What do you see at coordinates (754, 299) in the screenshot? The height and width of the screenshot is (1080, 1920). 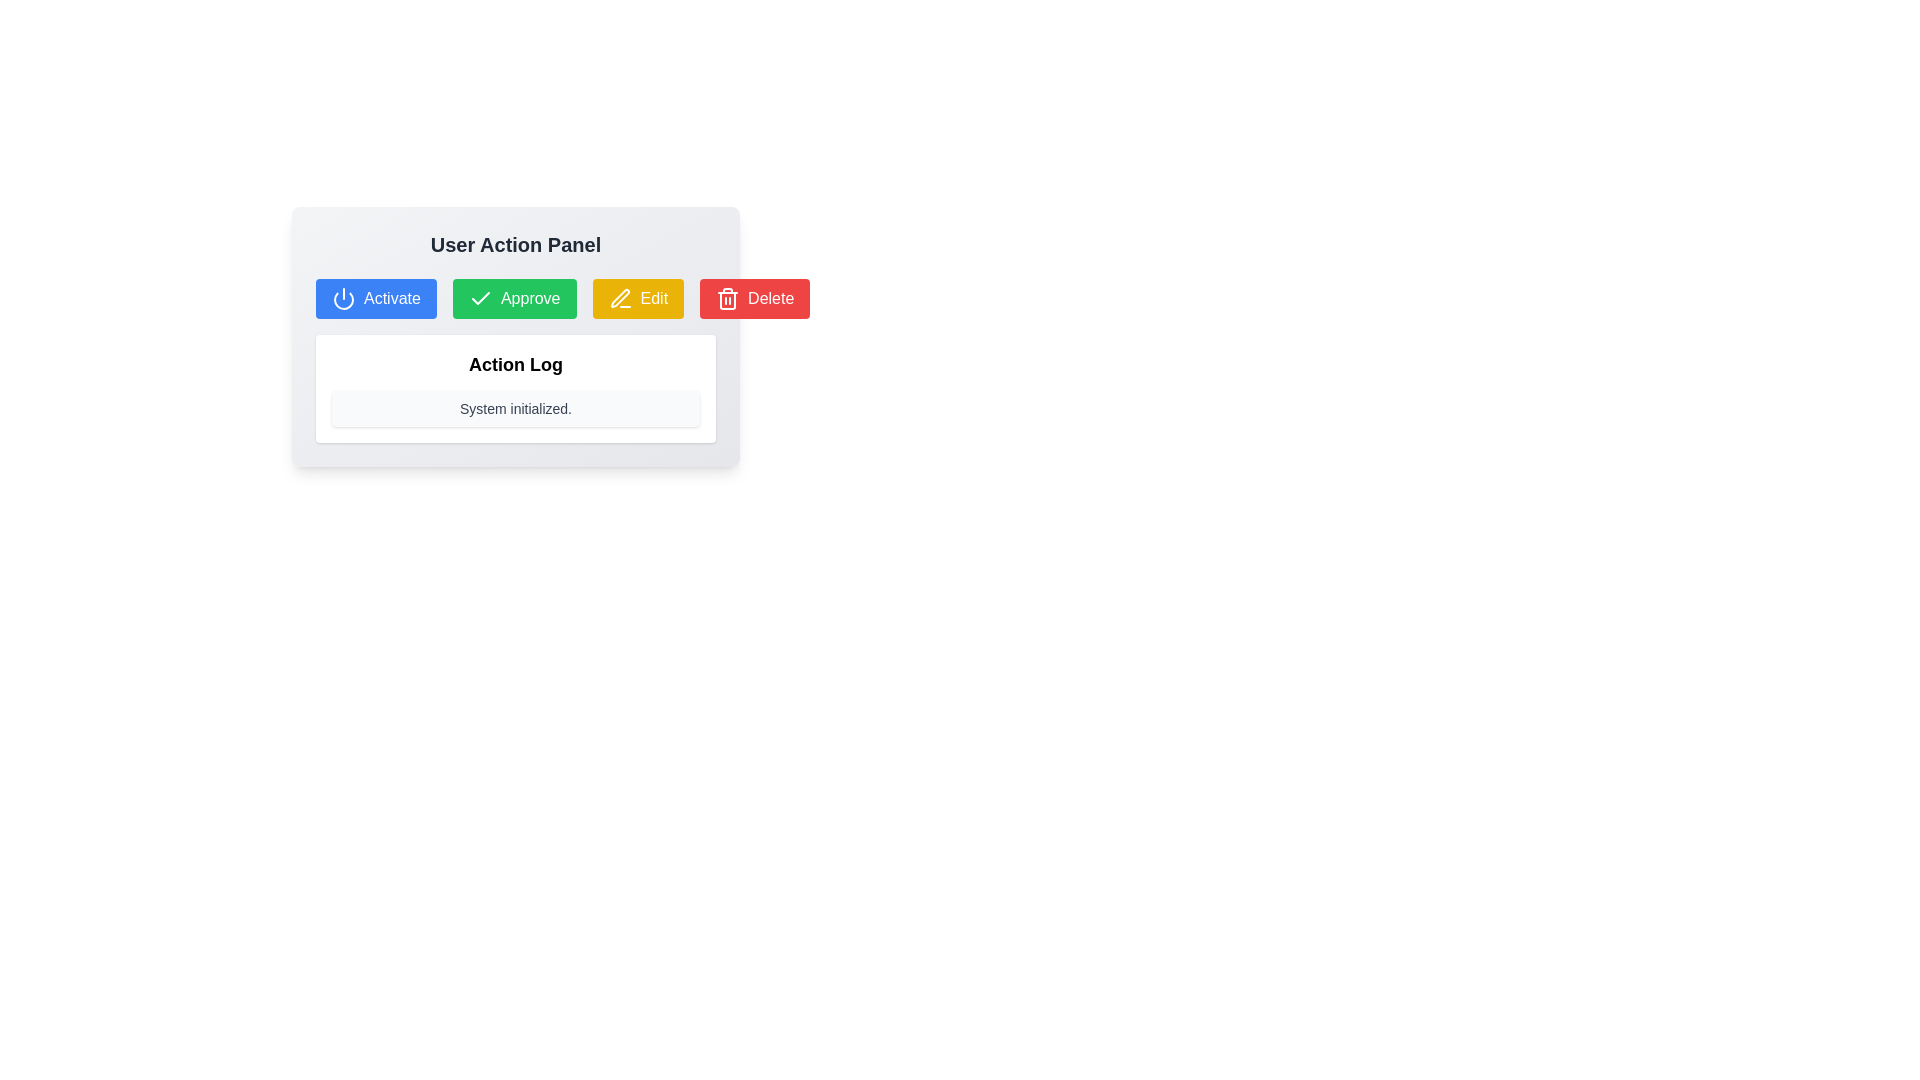 I see `the deletion button, the fourth button in a group of action buttons located at the top section of the interface, to trigger a hover effect` at bounding box center [754, 299].